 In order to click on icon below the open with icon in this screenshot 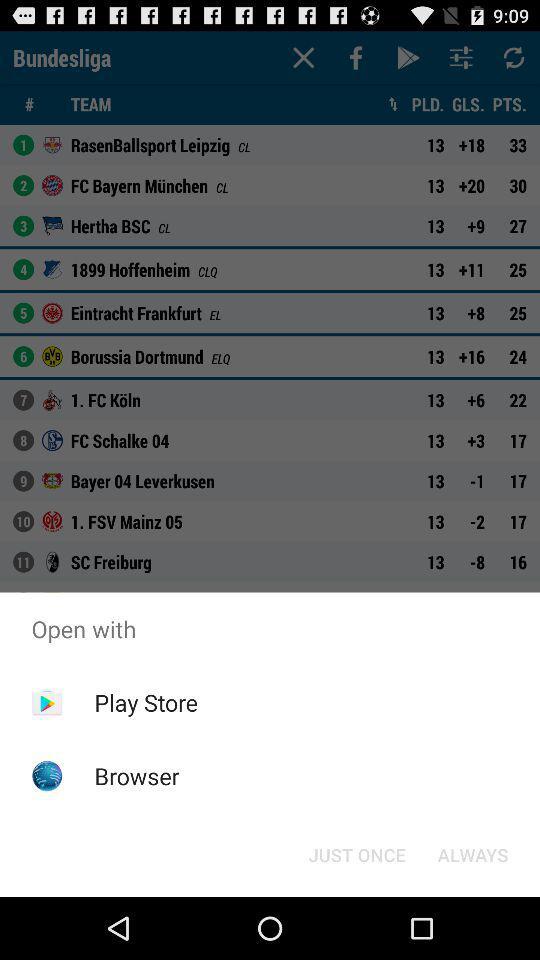, I will do `click(472, 853)`.